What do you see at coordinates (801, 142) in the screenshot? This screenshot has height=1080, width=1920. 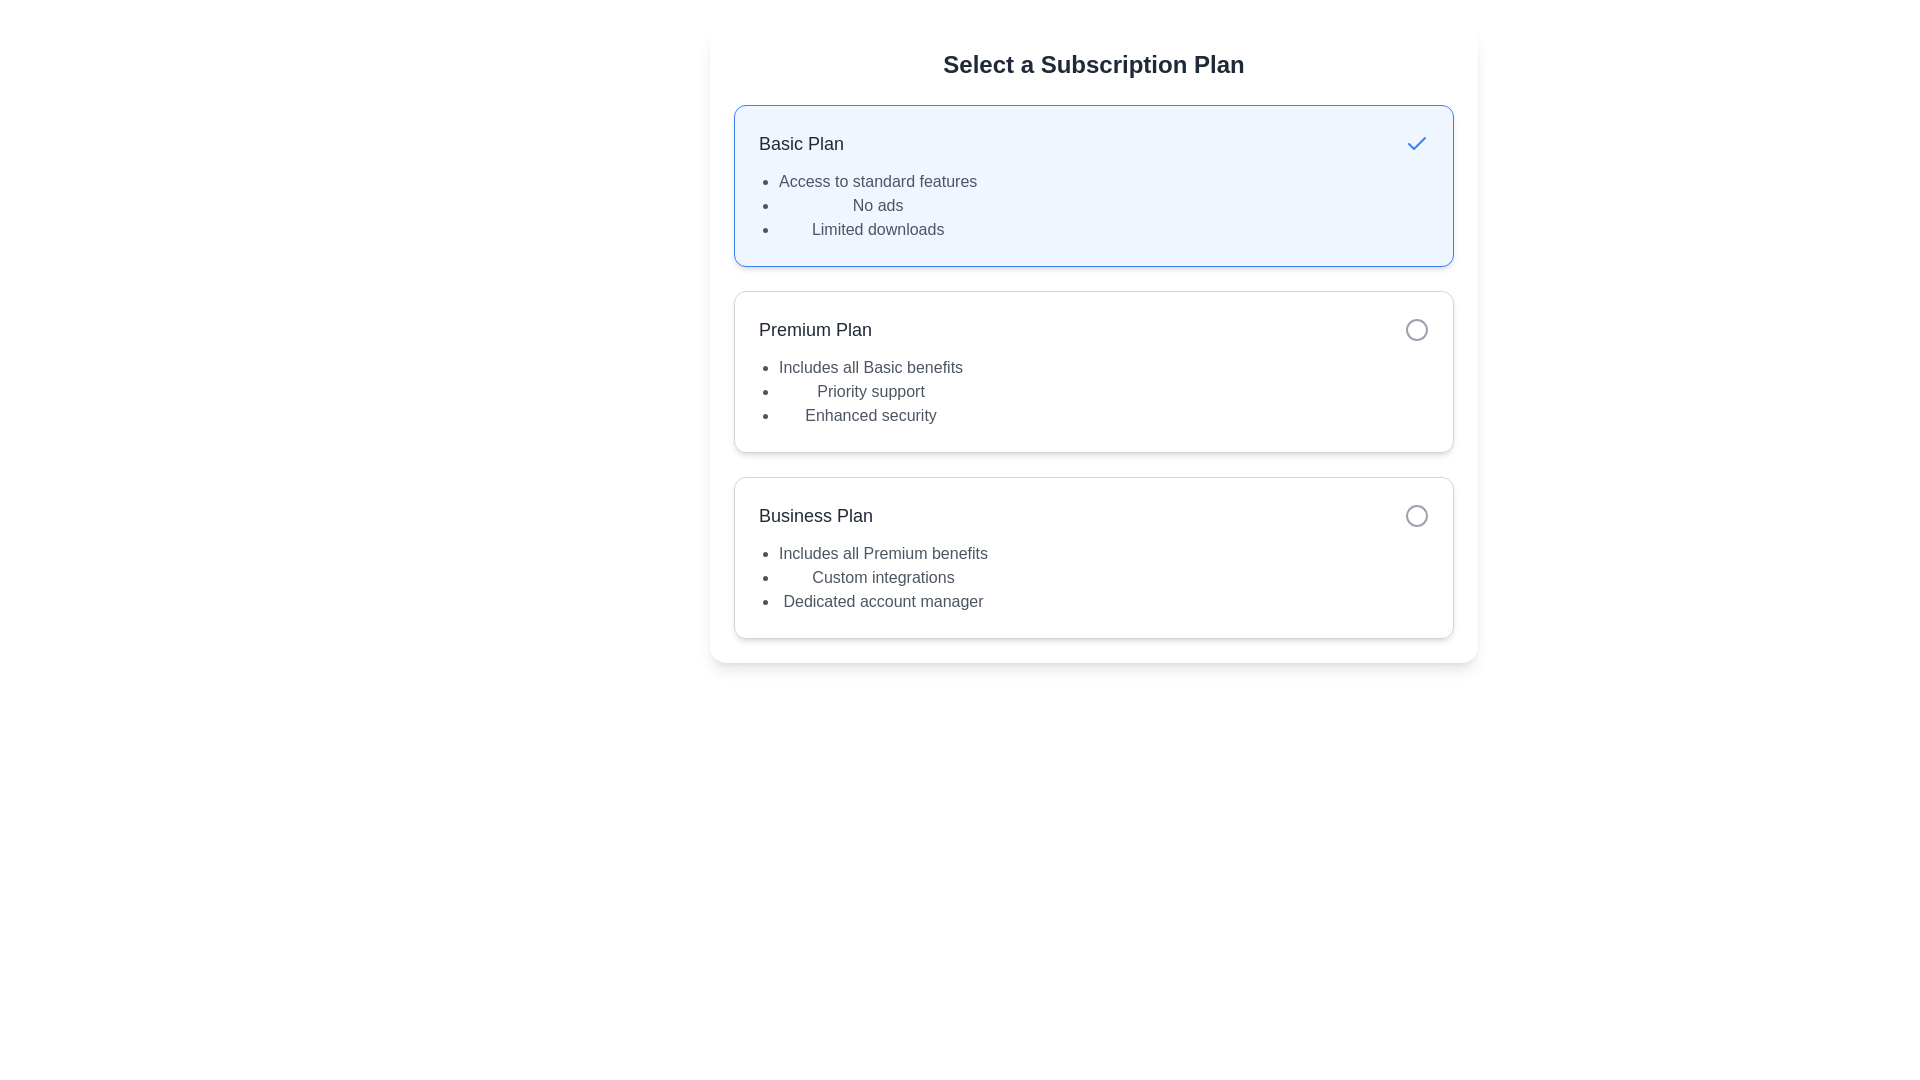 I see `text label that denotes the title of the 'Basic Plan', located at the top-left section of the subscription plan selection area` at bounding box center [801, 142].